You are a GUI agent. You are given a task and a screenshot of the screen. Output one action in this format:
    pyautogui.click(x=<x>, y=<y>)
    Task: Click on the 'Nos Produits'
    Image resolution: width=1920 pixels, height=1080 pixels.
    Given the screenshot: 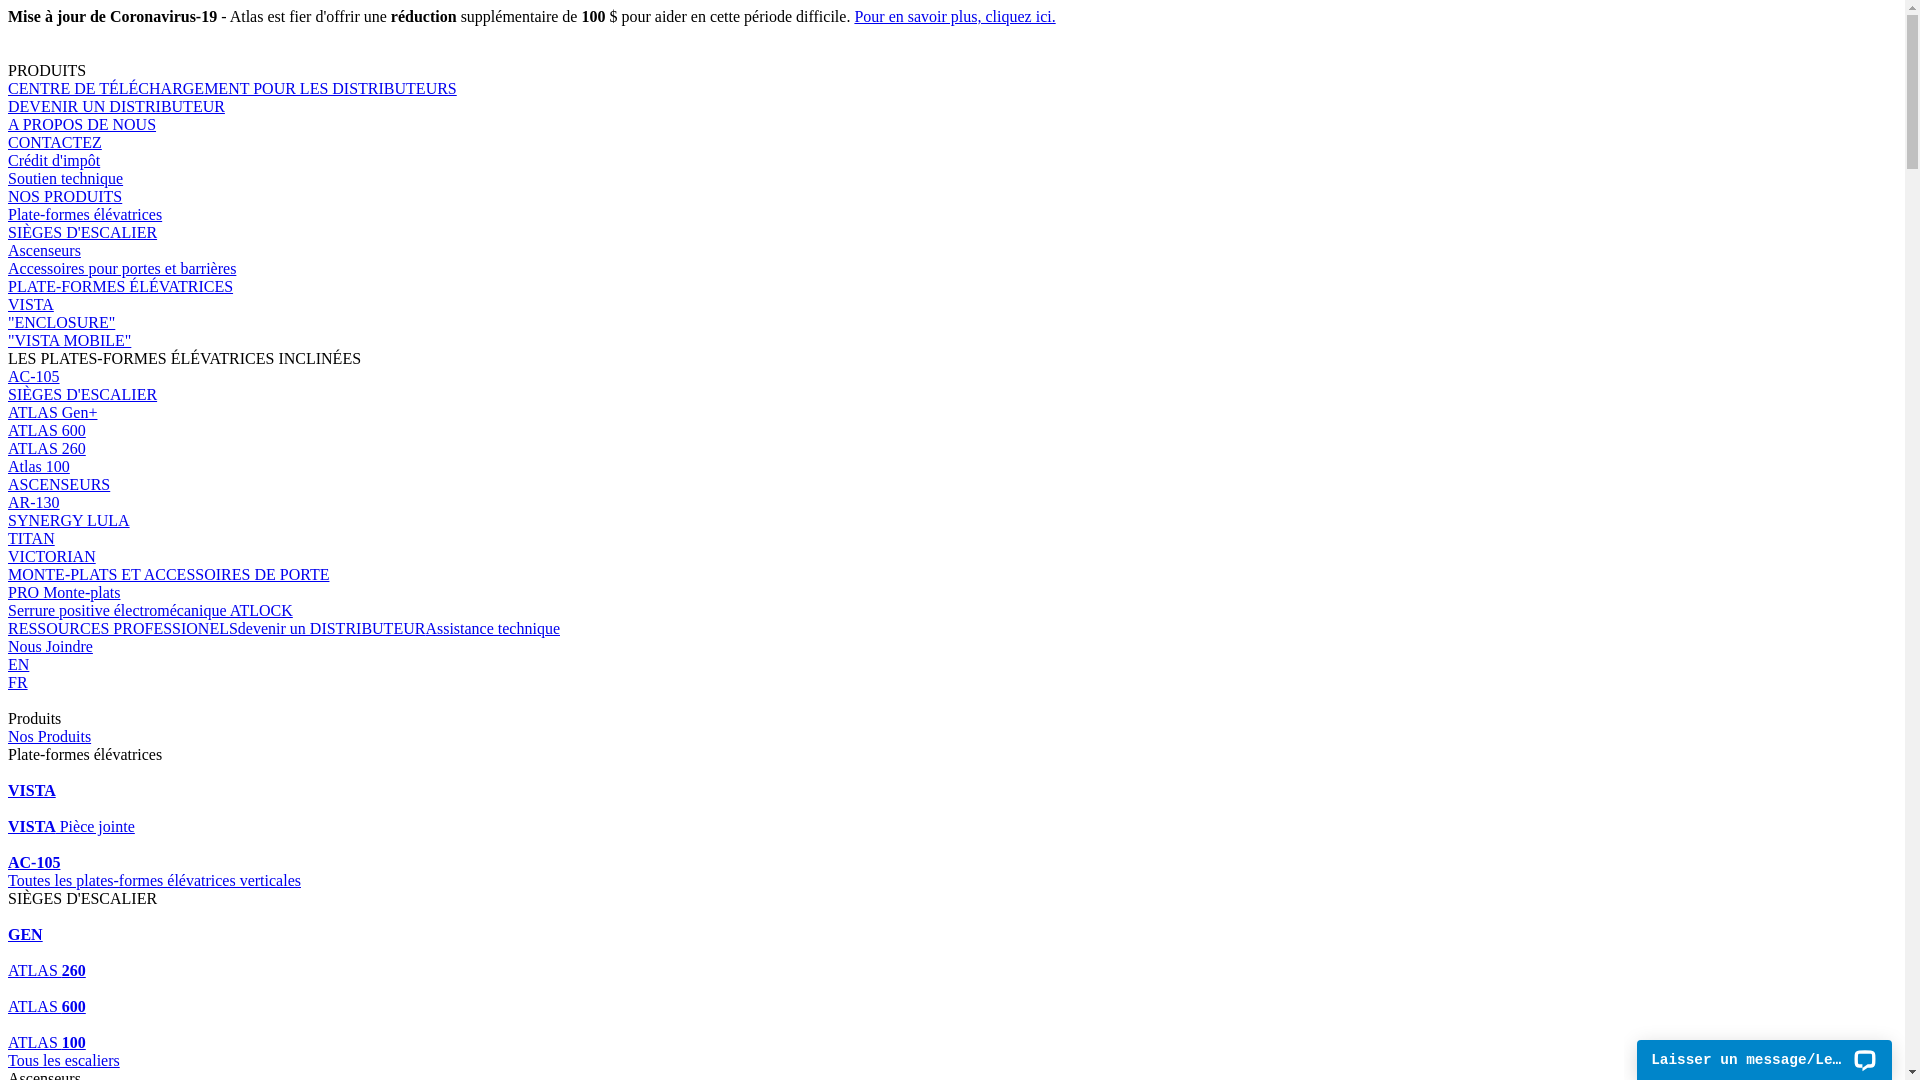 What is the action you would take?
    pyautogui.click(x=49, y=736)
    